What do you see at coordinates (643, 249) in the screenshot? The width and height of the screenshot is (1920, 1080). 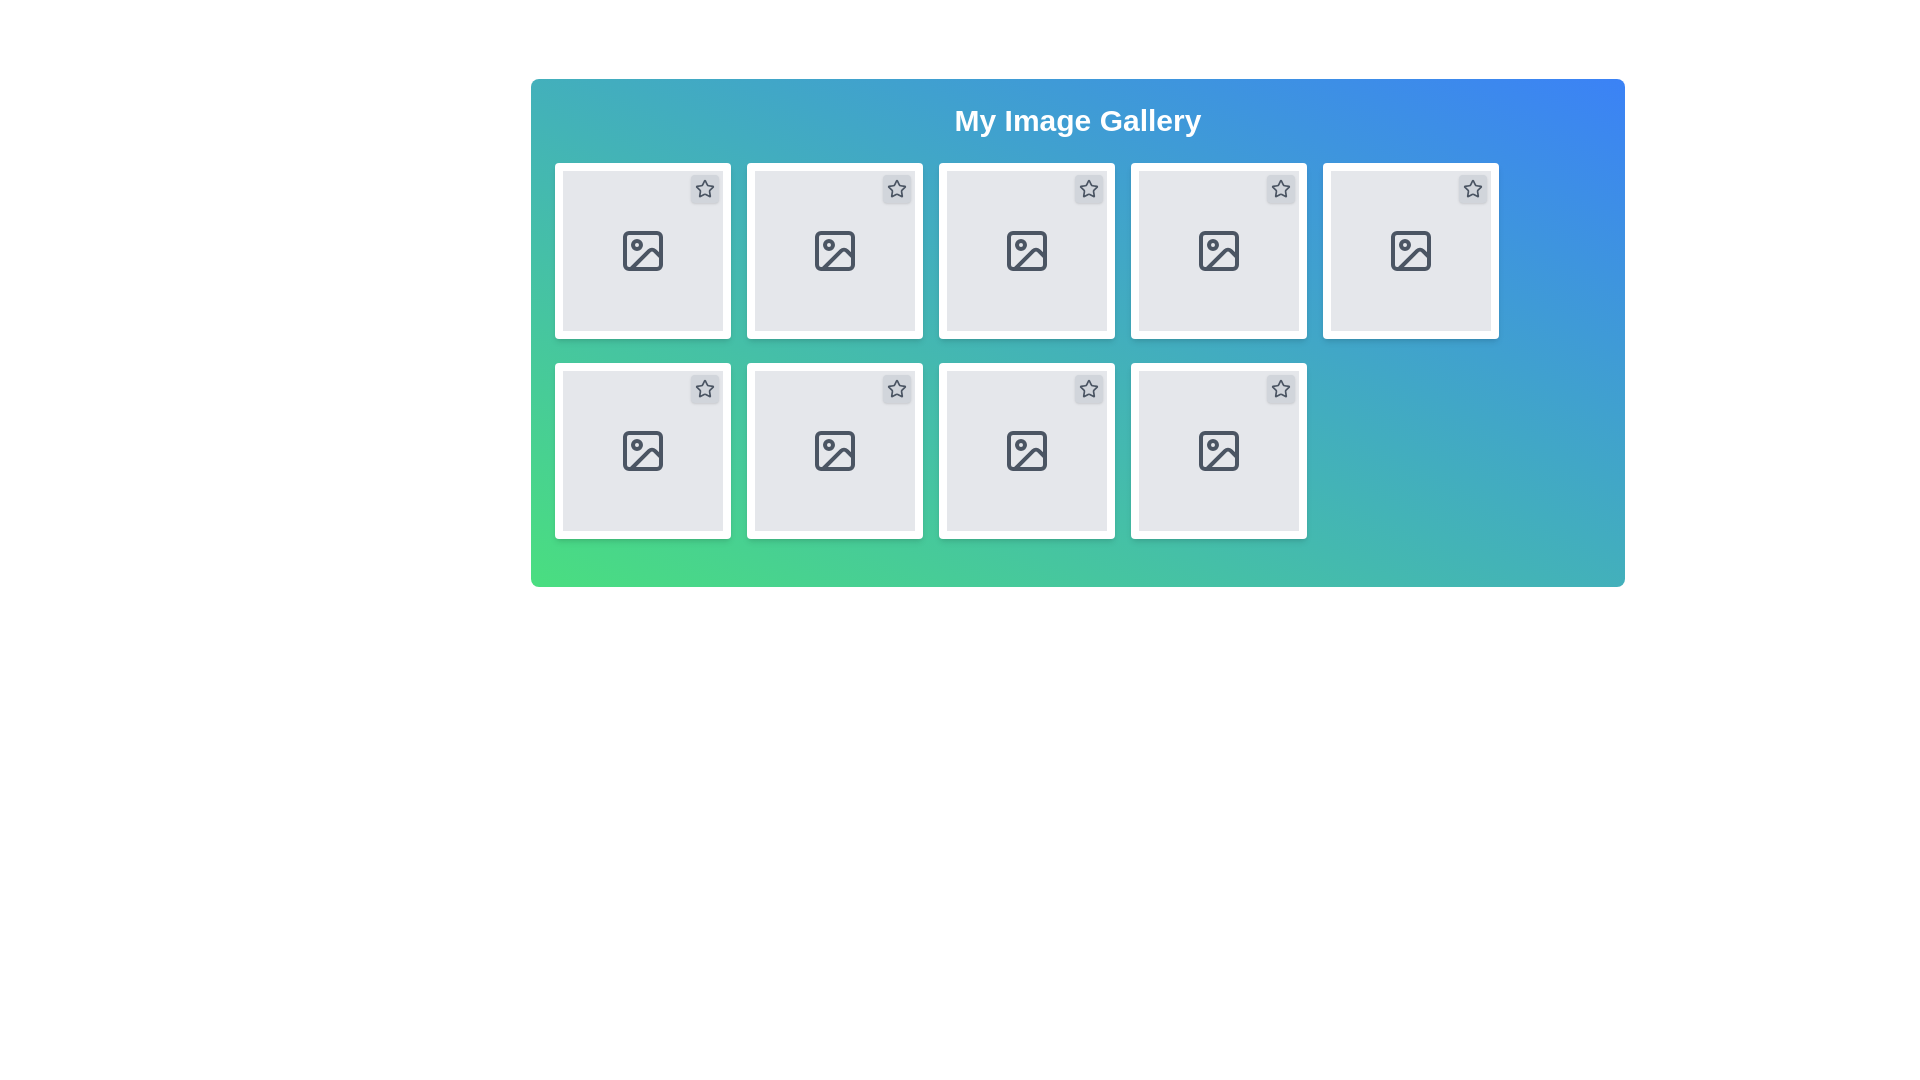 I see `the interactive card or tile with a white background and a gray image icon` at bounding box center [643, 249].